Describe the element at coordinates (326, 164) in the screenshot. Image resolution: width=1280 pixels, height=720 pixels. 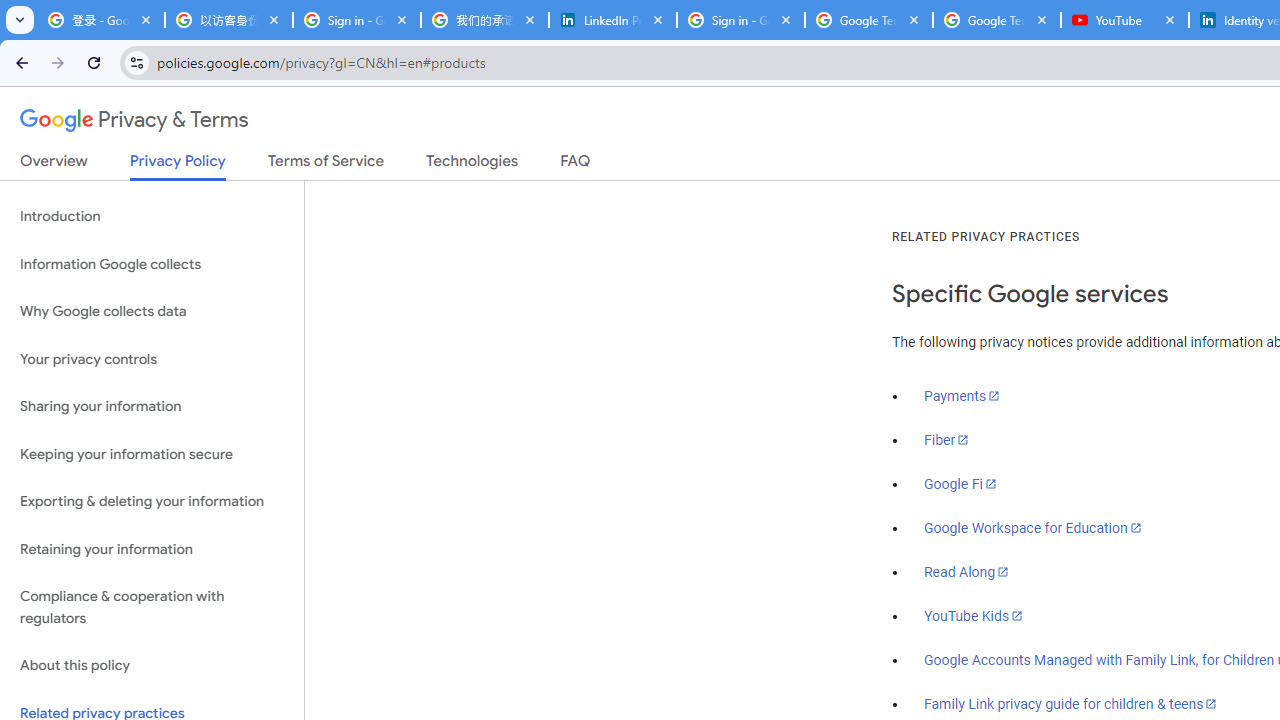
I see `'Terms of Service'` at that location.